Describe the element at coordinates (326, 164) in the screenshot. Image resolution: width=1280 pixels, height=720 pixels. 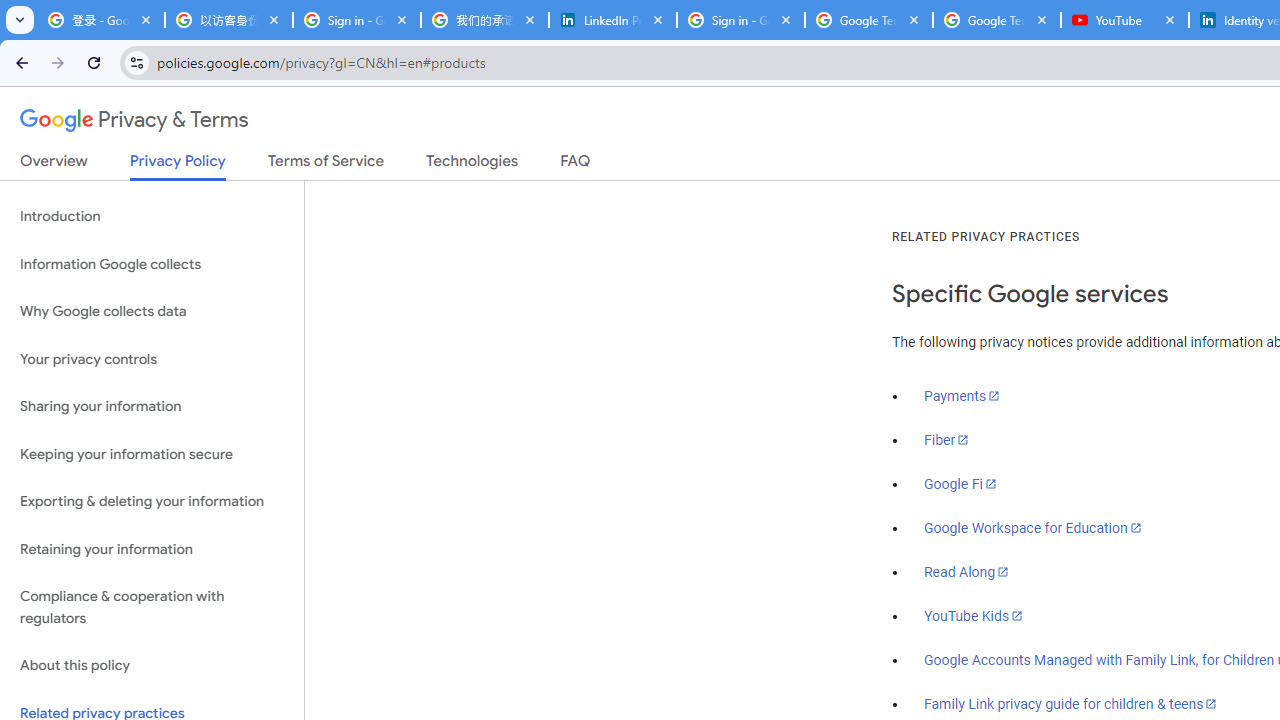
I see `'Terms of Service'` at that location.